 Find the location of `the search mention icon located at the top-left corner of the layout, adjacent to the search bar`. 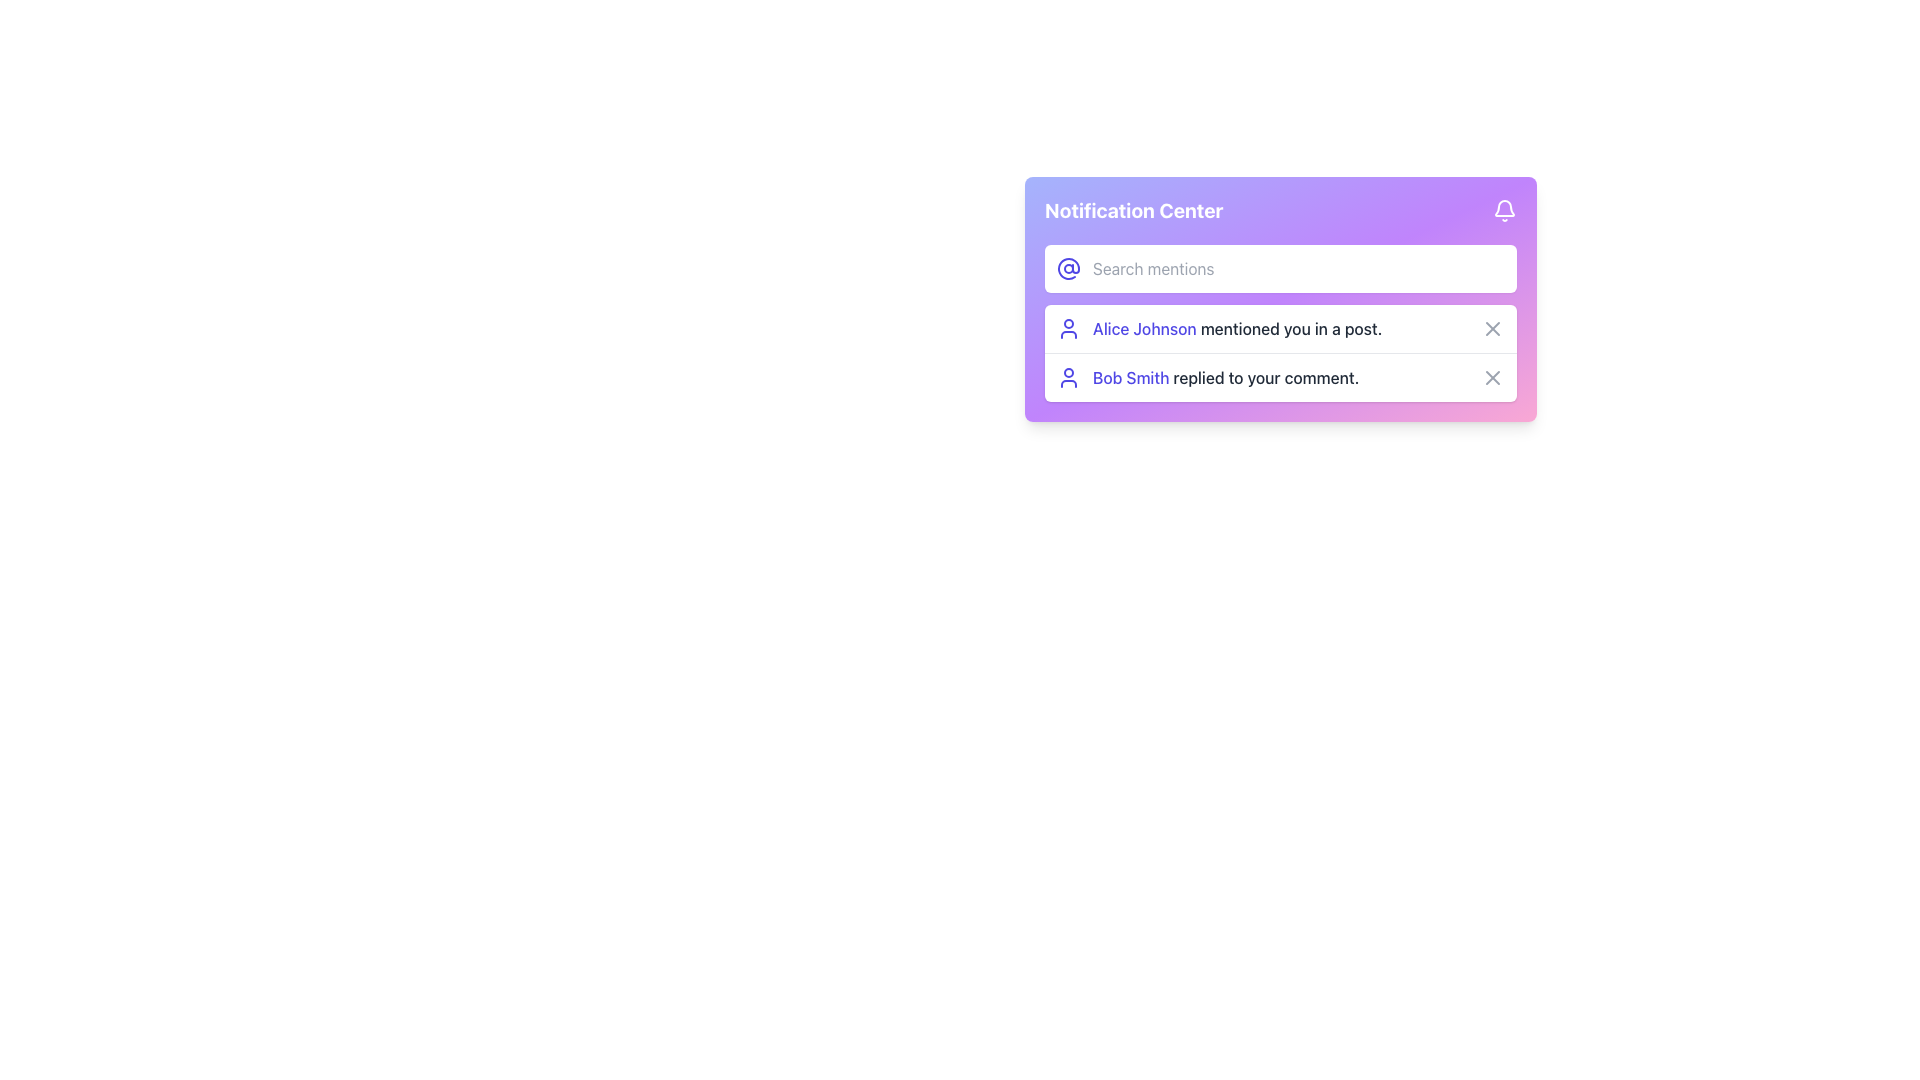

the search mention icon located at the top-left corner of the layout, adjacent to the search bar is located at coordinates (1068, 268).